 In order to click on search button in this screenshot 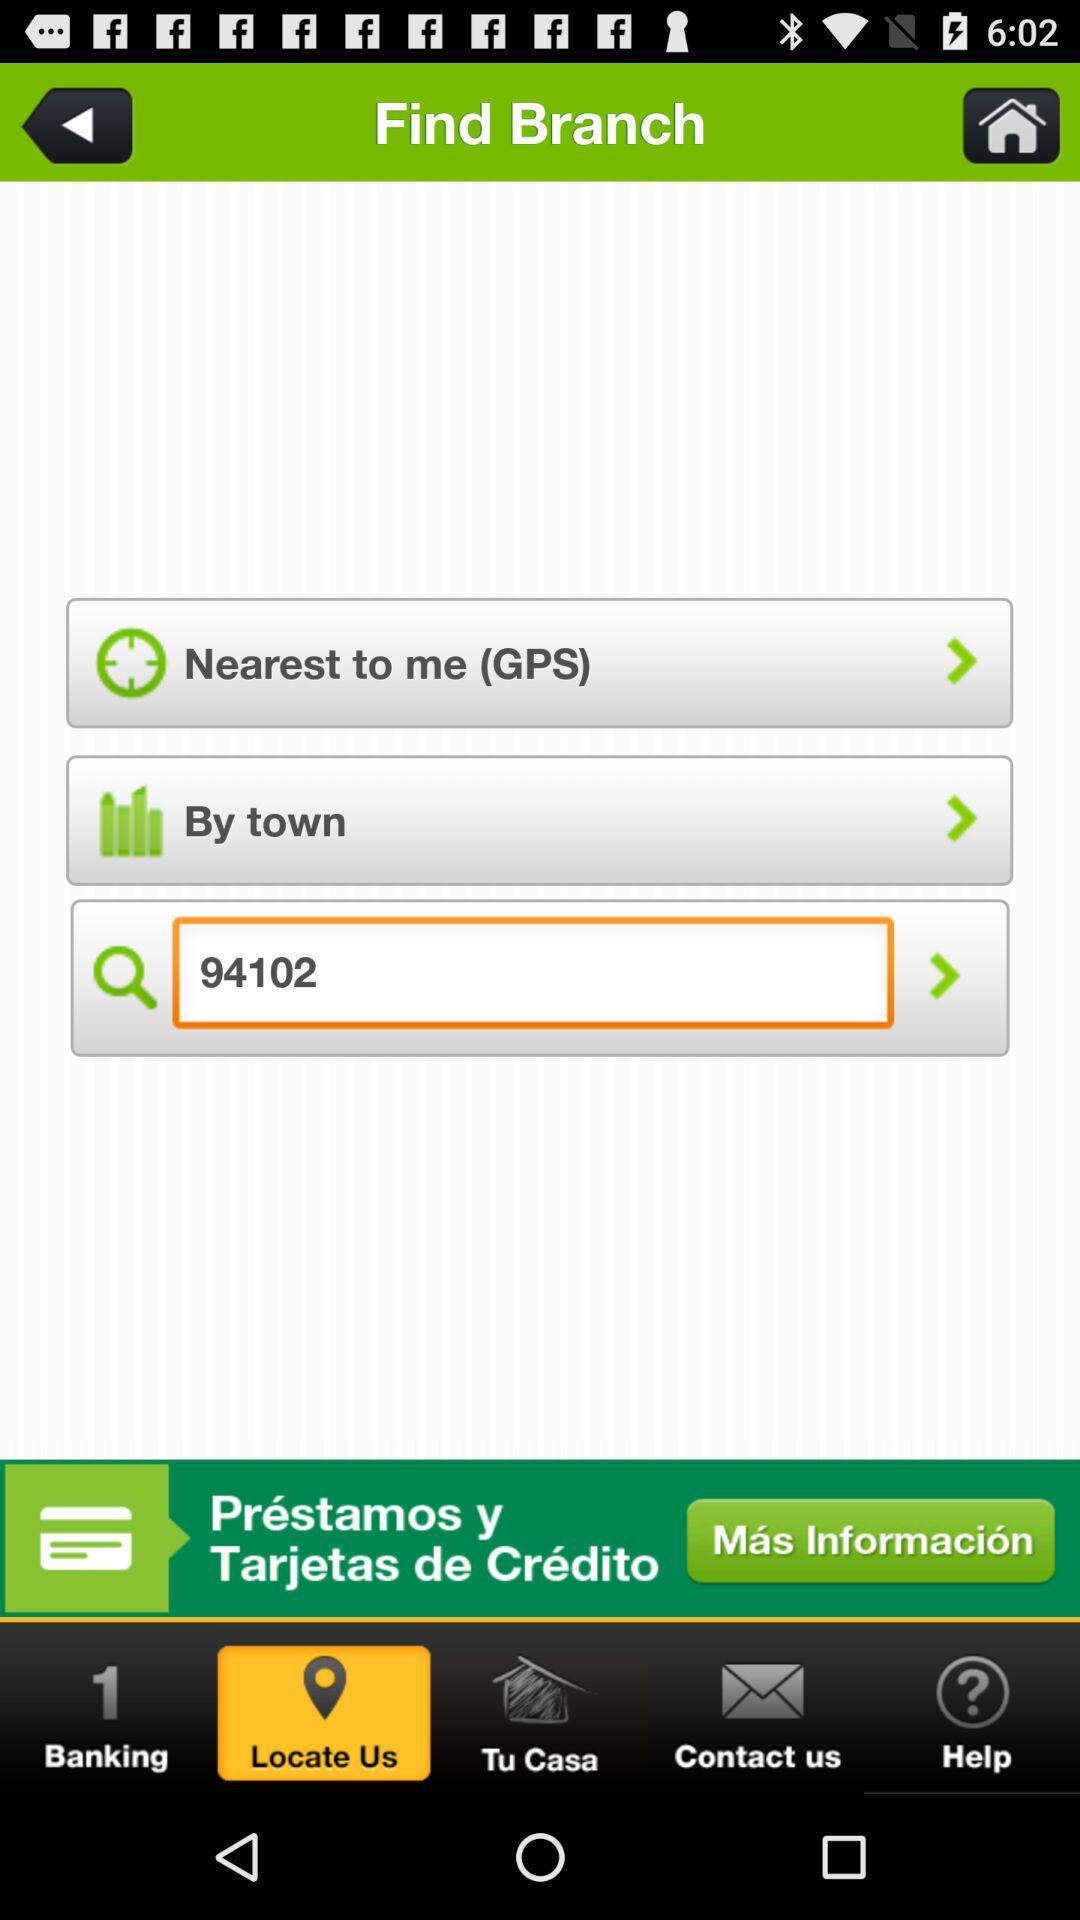, I will do `click(122, 977)`.